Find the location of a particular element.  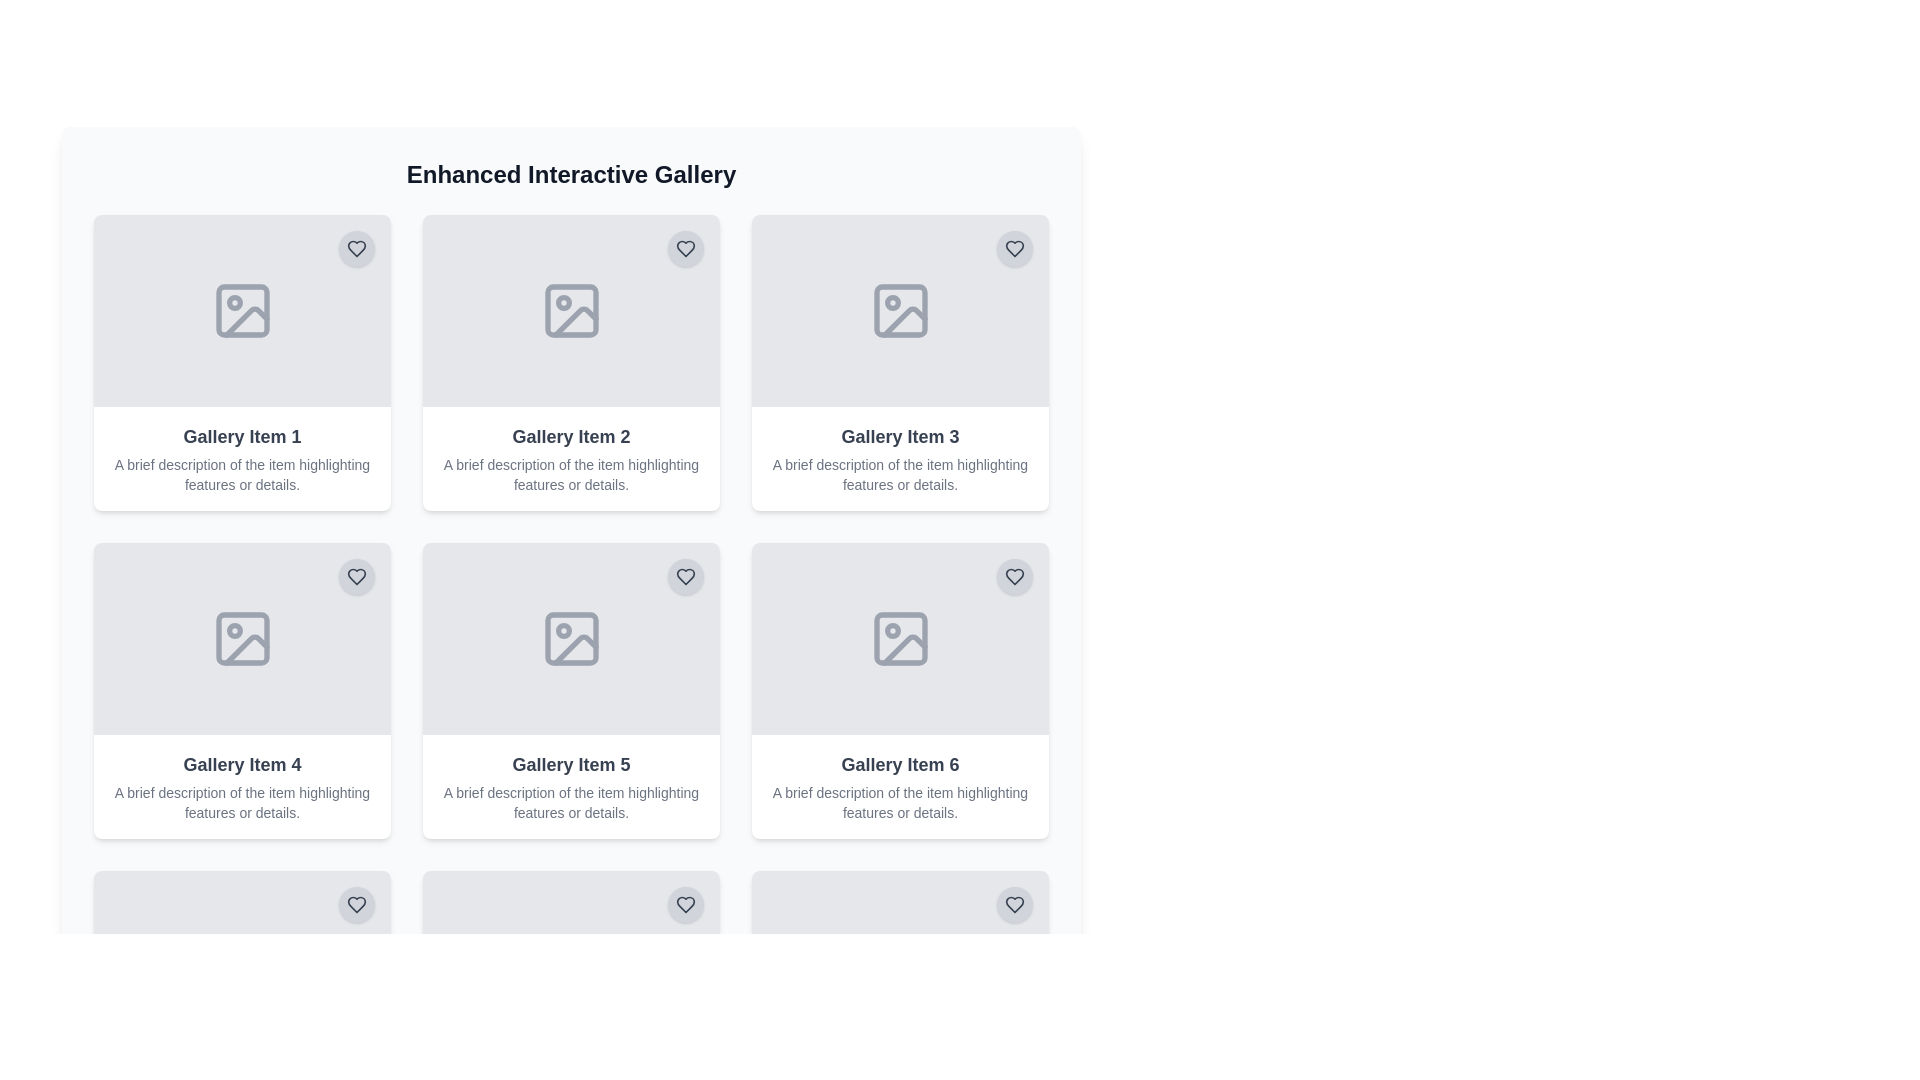

the rectangular graphical shape that symbolizes an image placeholder in 'Gallery Item 6' is located at coordinates (899, 639).